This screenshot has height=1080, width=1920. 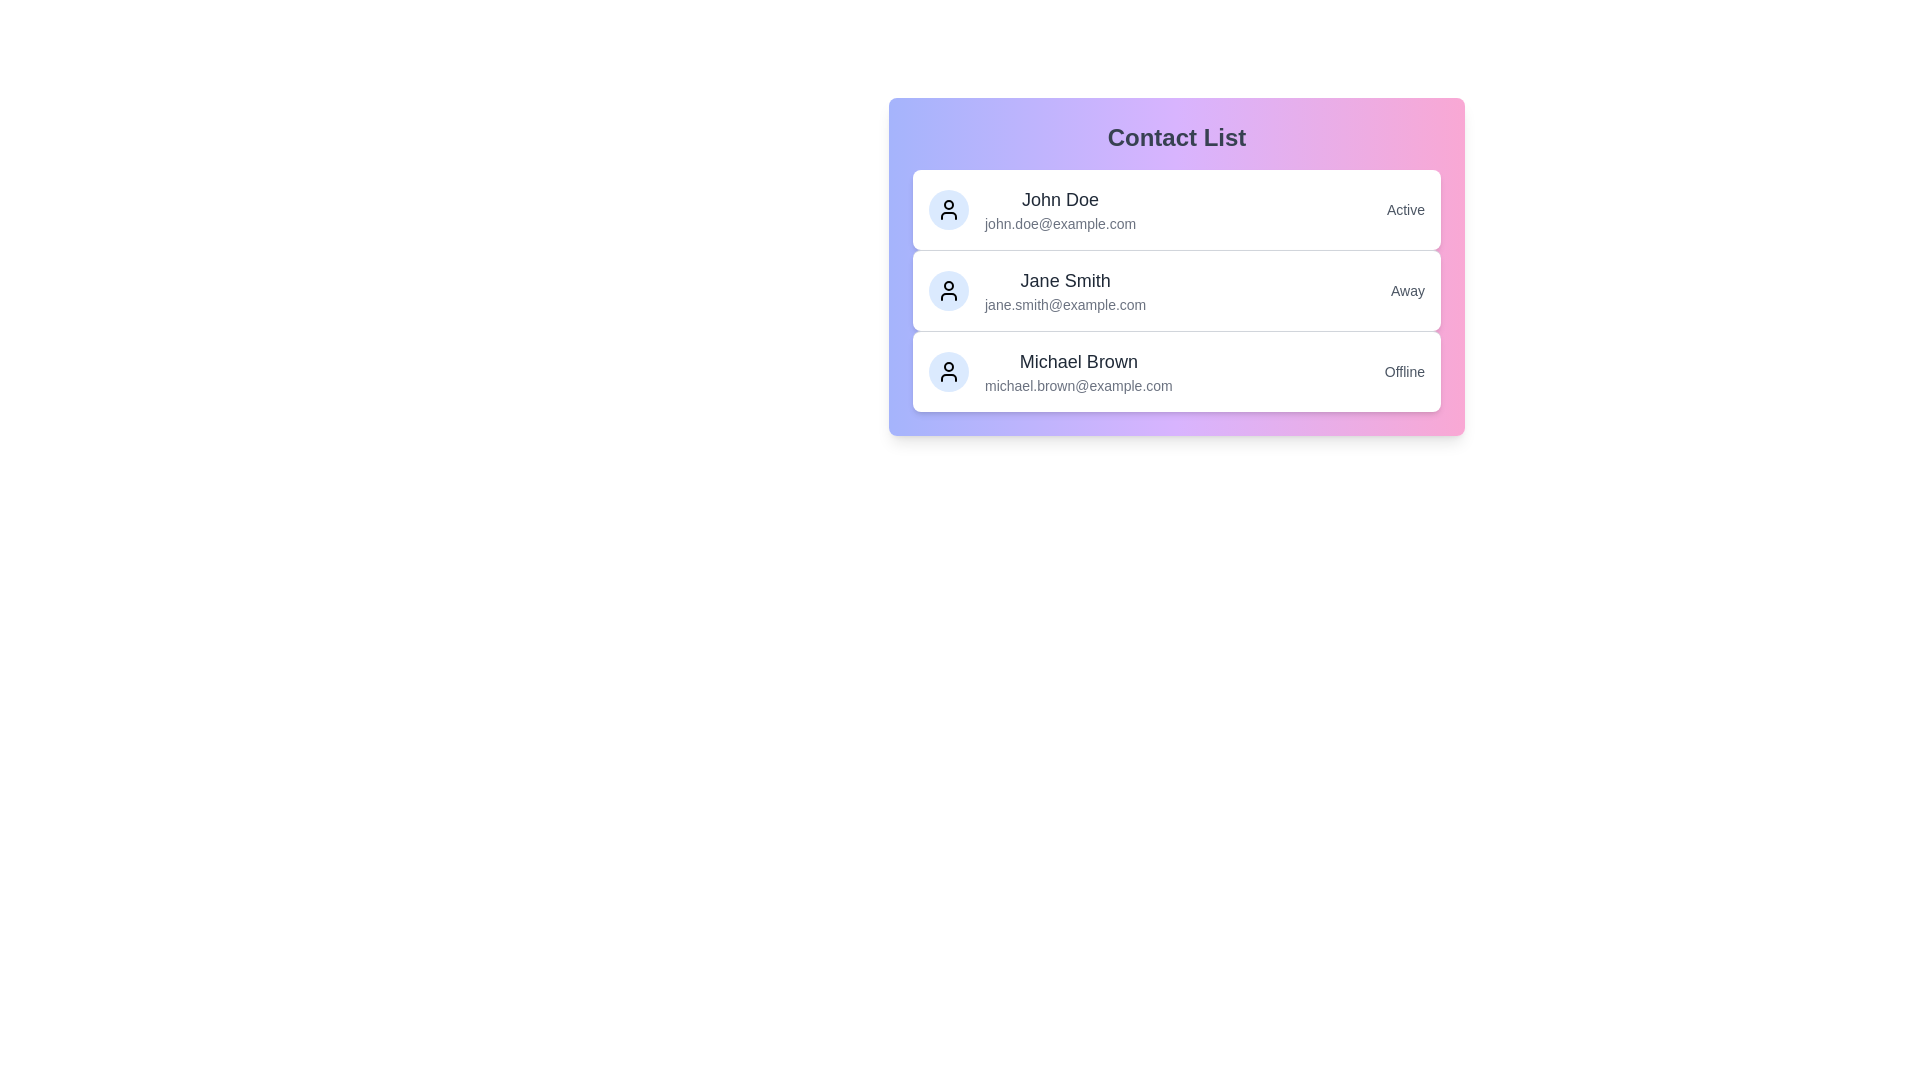 I want to click on the list item corresponding to John Doe, so click(x=1176, y=209).